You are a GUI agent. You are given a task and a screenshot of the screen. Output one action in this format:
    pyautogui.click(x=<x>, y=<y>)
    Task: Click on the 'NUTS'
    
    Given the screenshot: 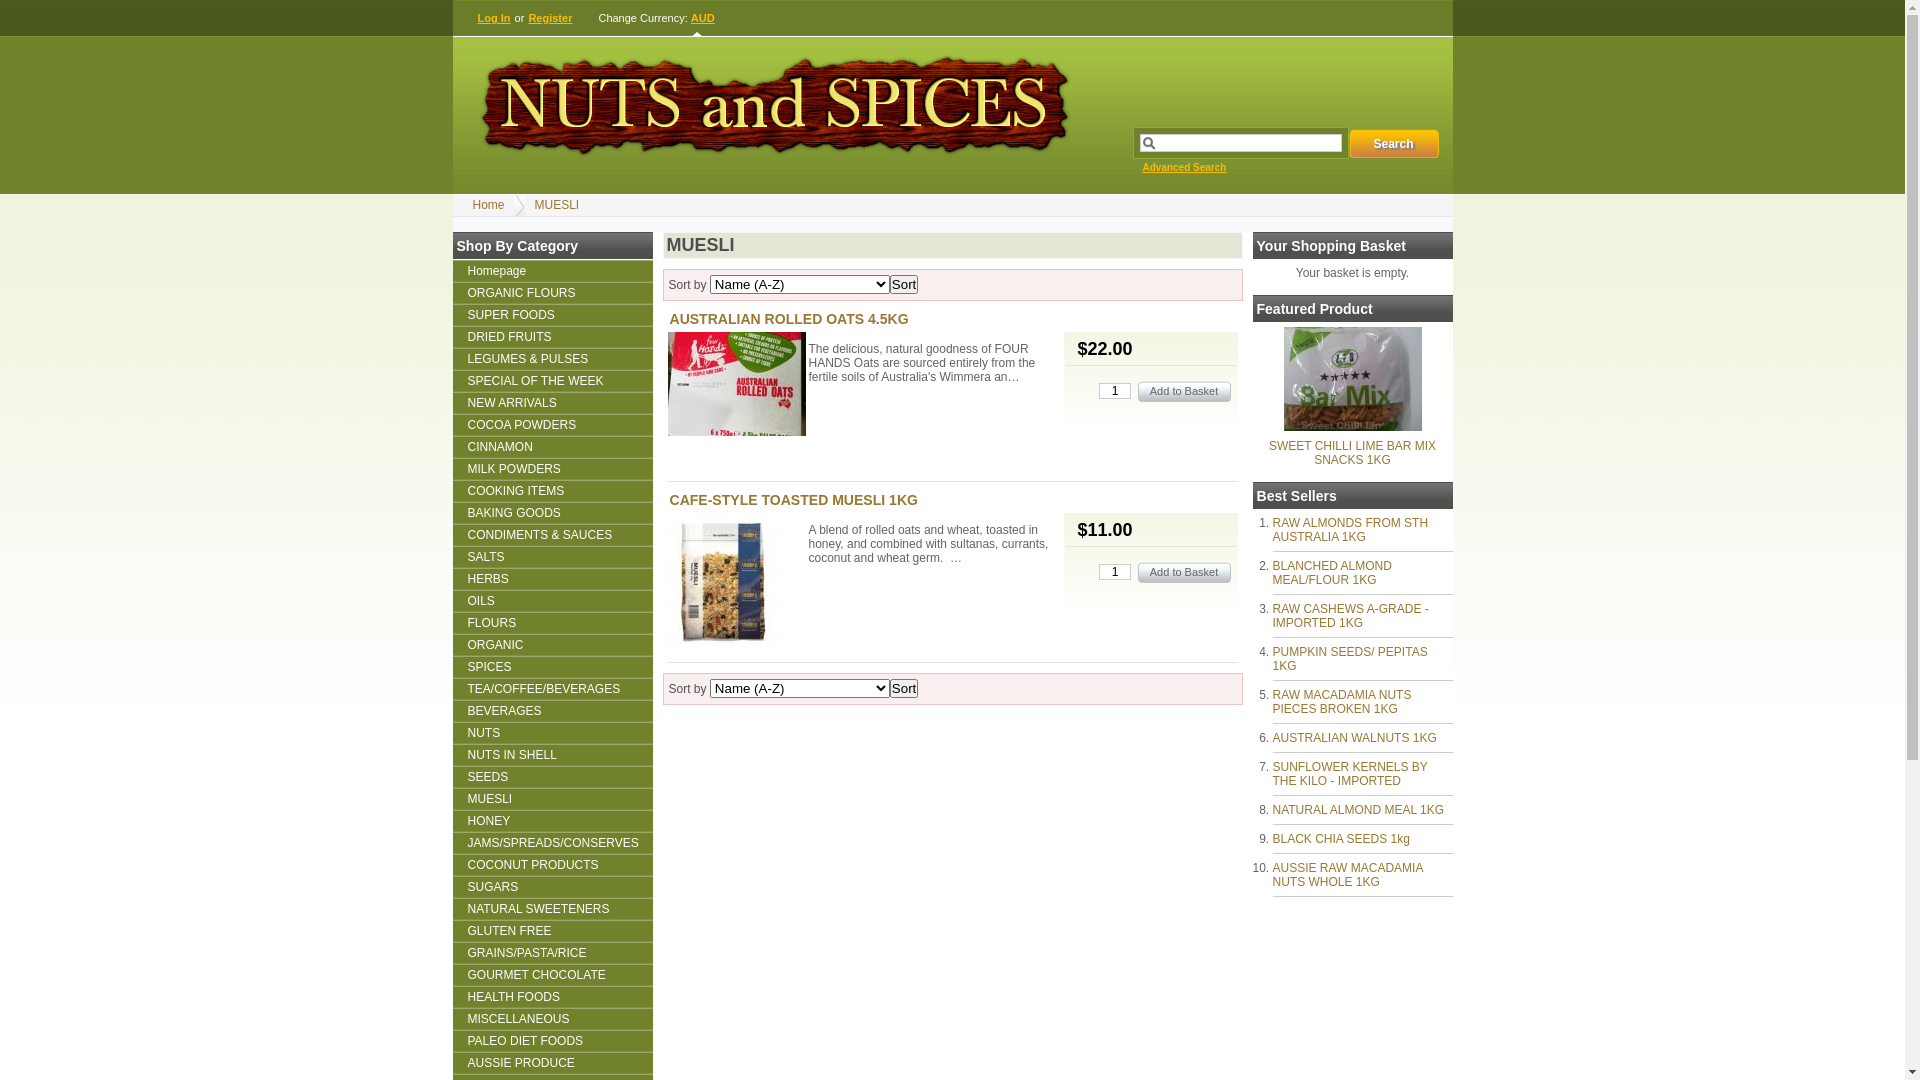 What is the action you would take?
    pyautogui.click(x=552, y=732)
    